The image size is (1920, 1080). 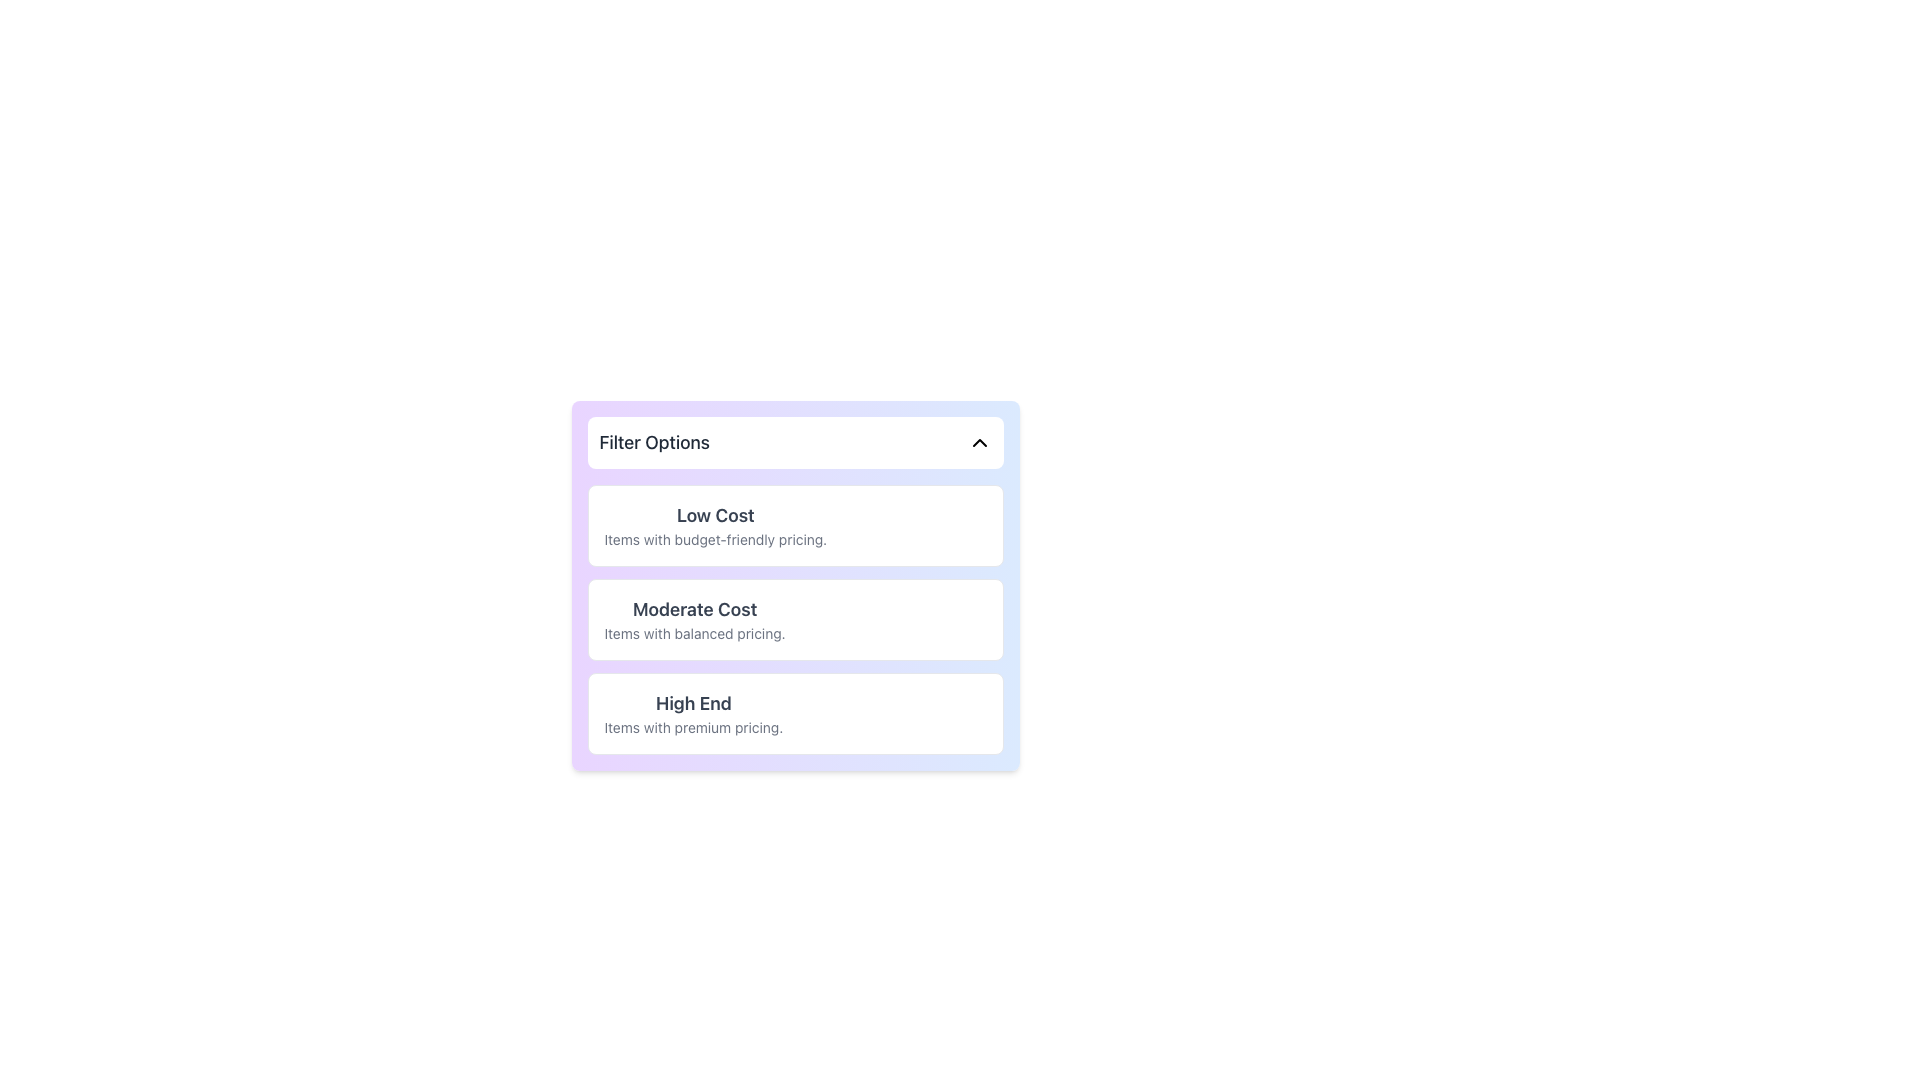 I want to click on the first filter option in the list under 'Filter Options', so click(x=794, y=524).